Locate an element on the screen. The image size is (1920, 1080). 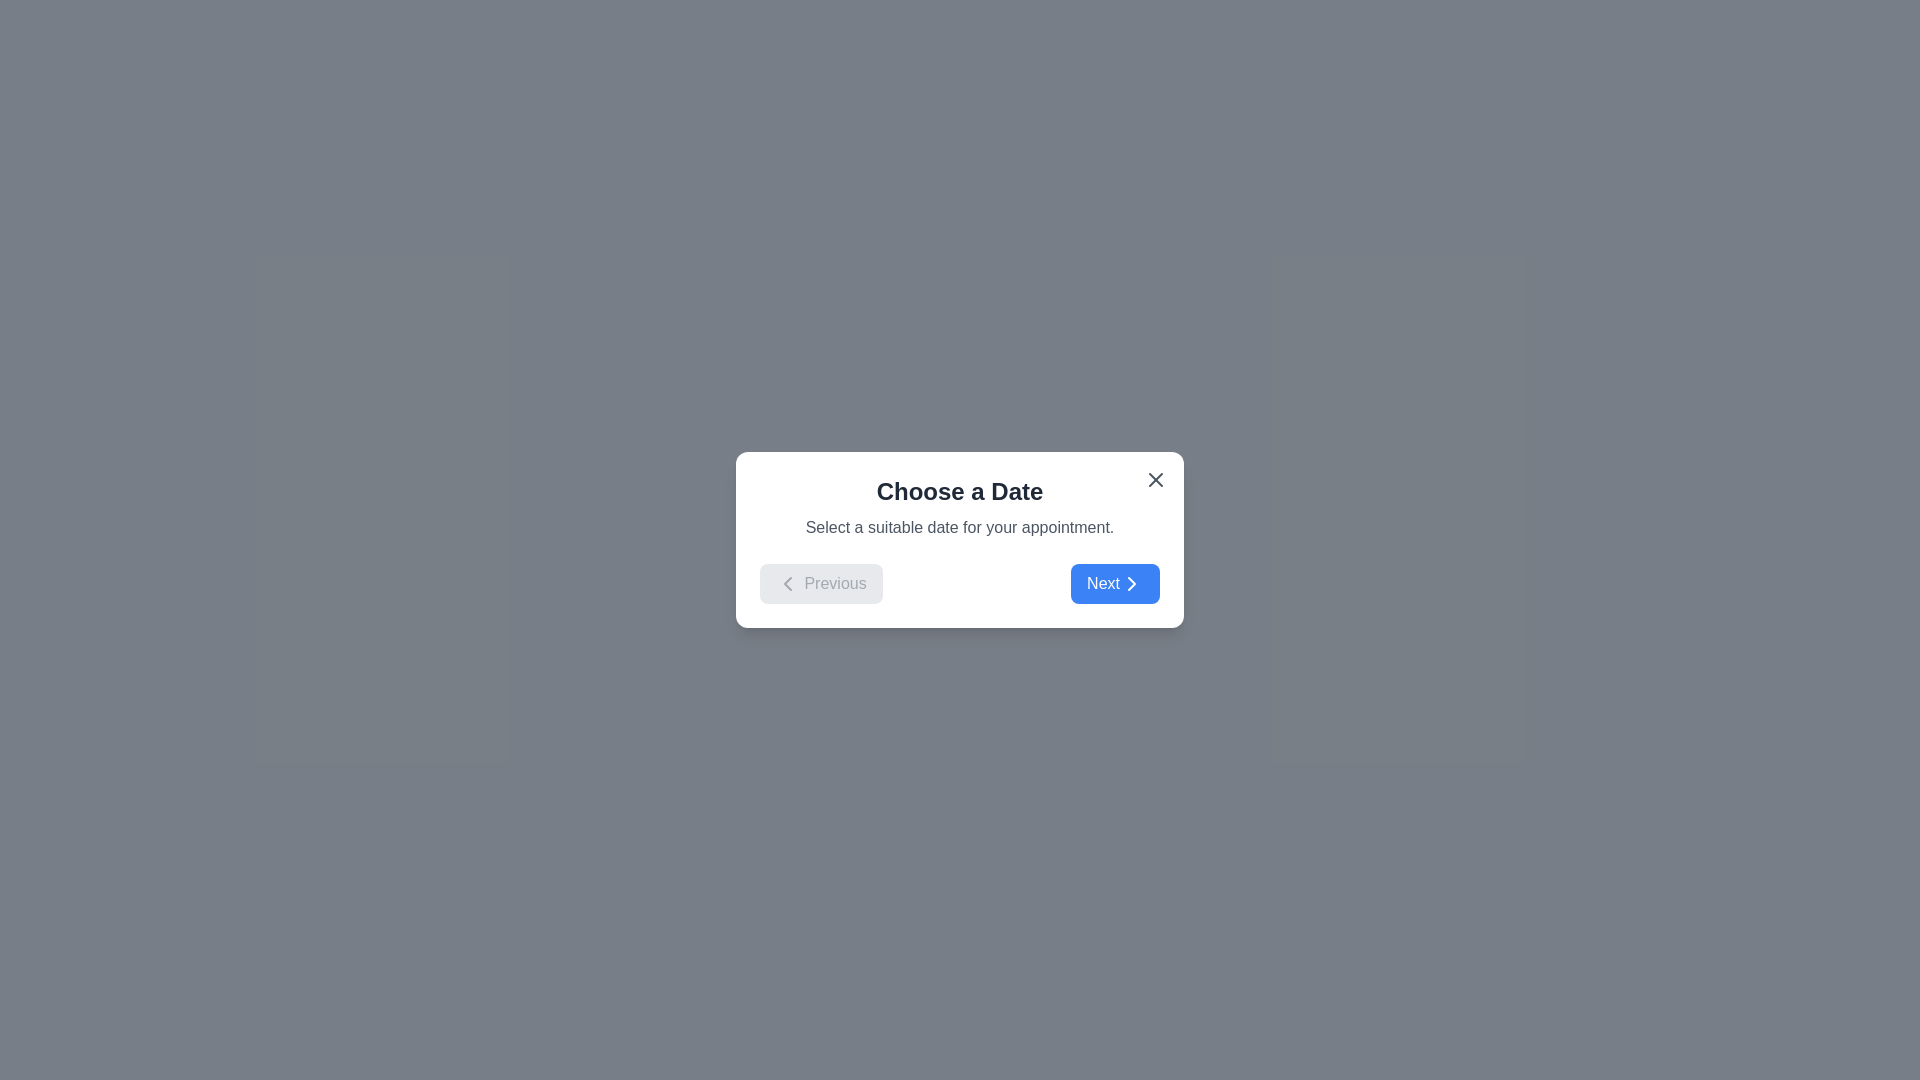
the 'close' button located in the top-right corner of the dialog box titled 'Choose a Date' is located at coordinates (1156, 478).